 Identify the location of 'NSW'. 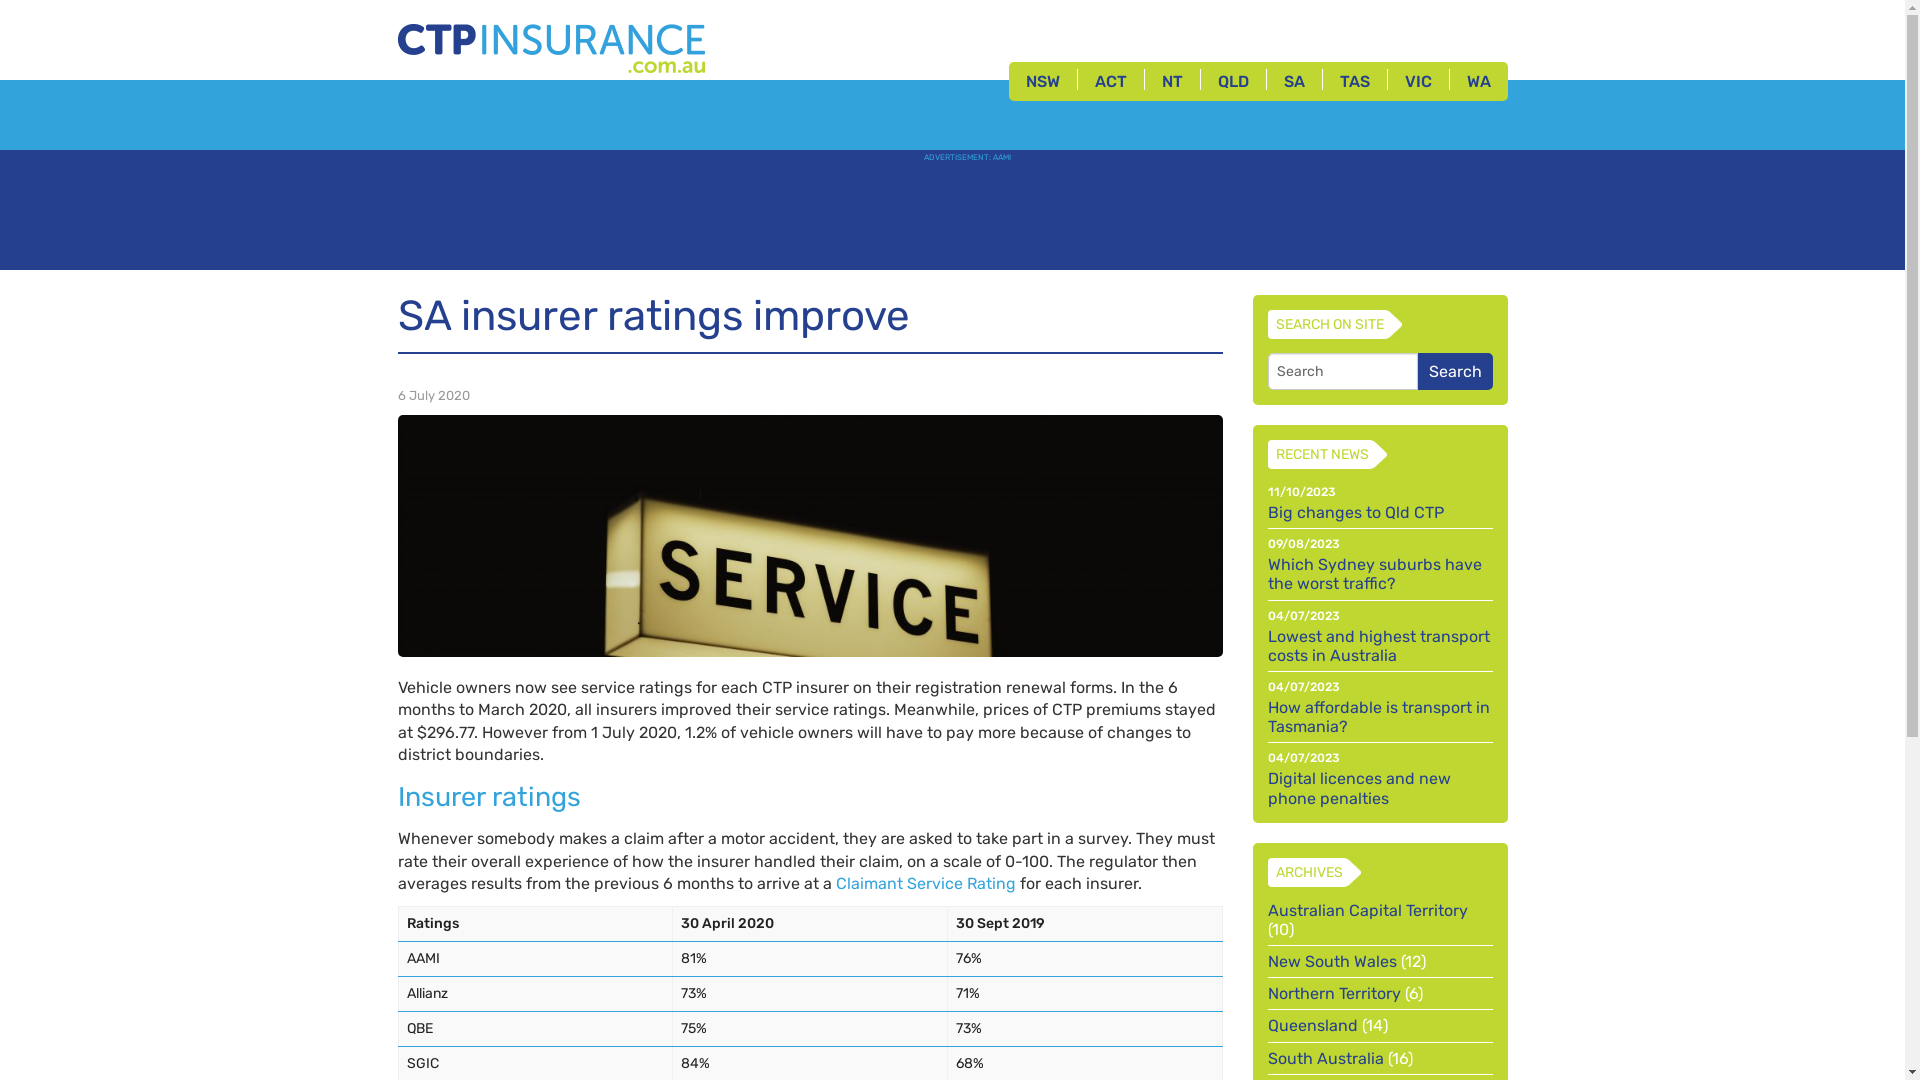
(1040, 80).